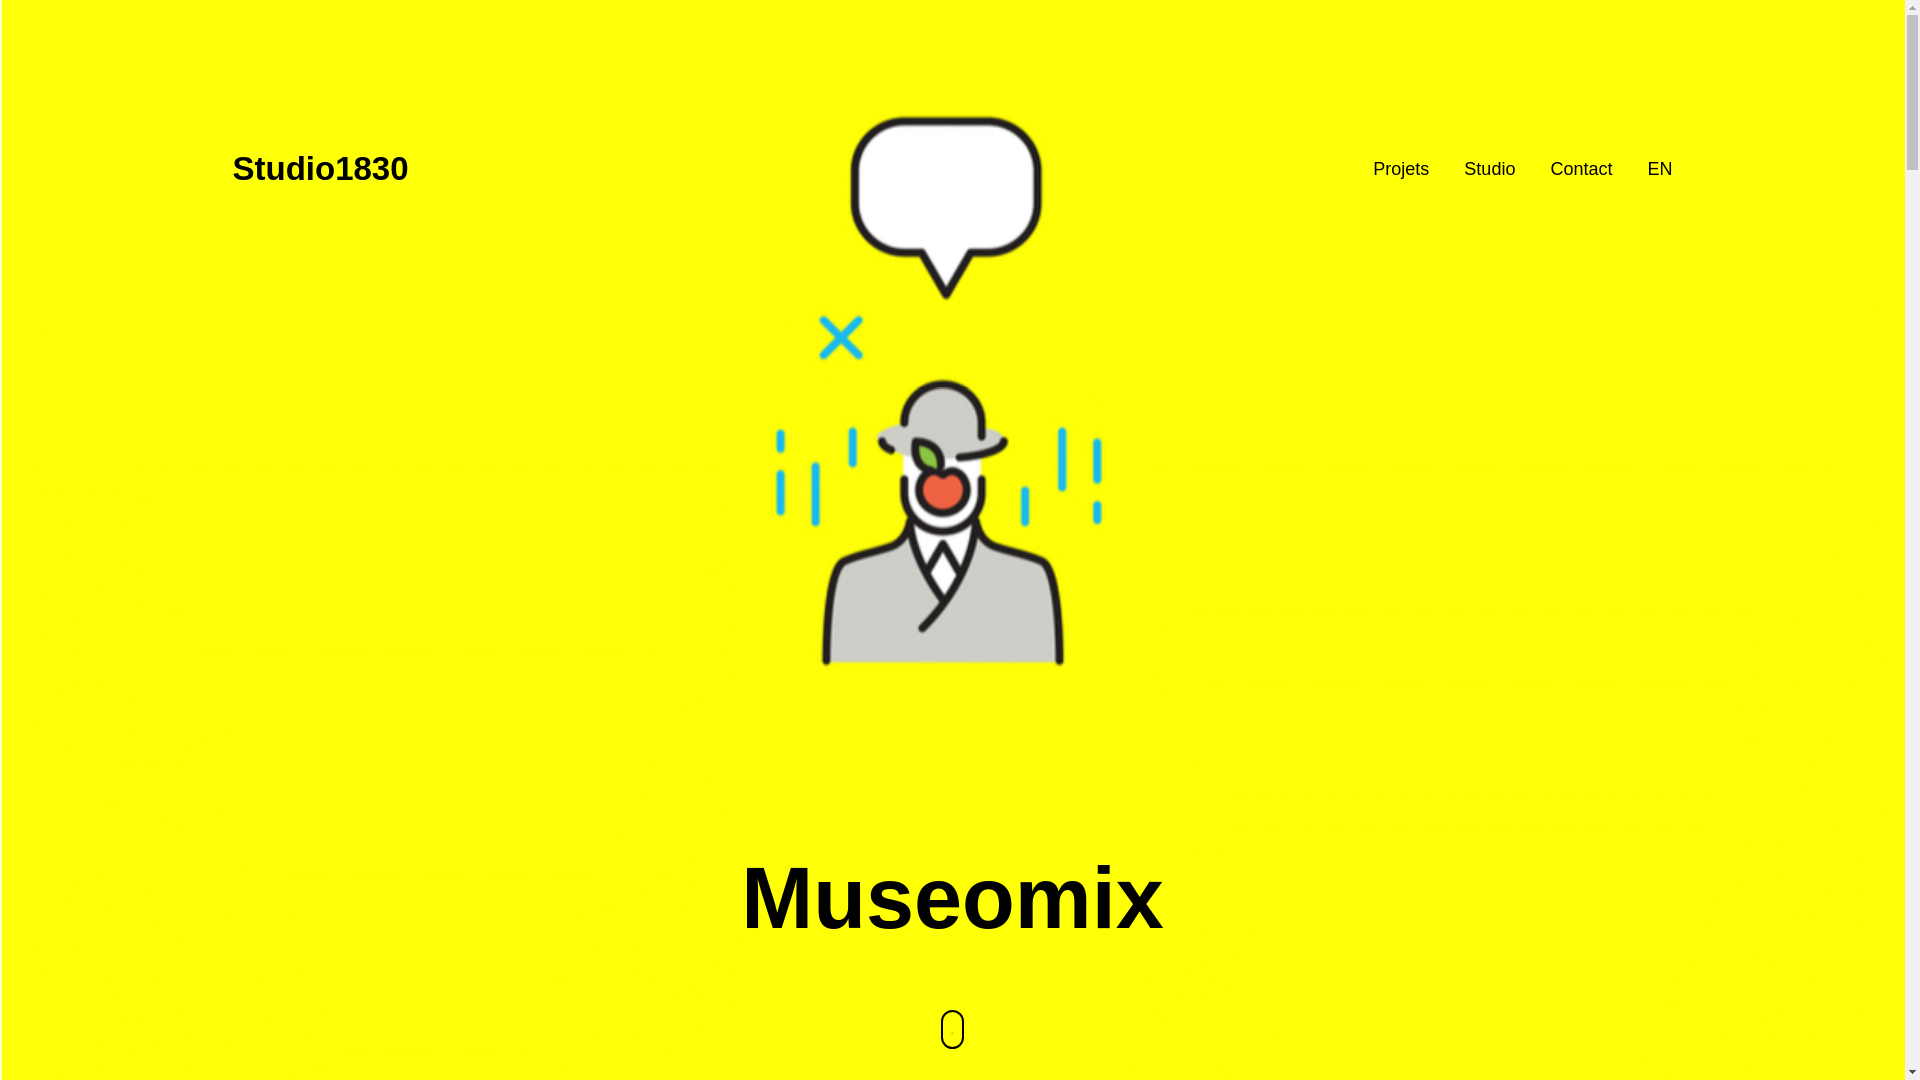  I want to click on 'Contact', so click(1579, 167).